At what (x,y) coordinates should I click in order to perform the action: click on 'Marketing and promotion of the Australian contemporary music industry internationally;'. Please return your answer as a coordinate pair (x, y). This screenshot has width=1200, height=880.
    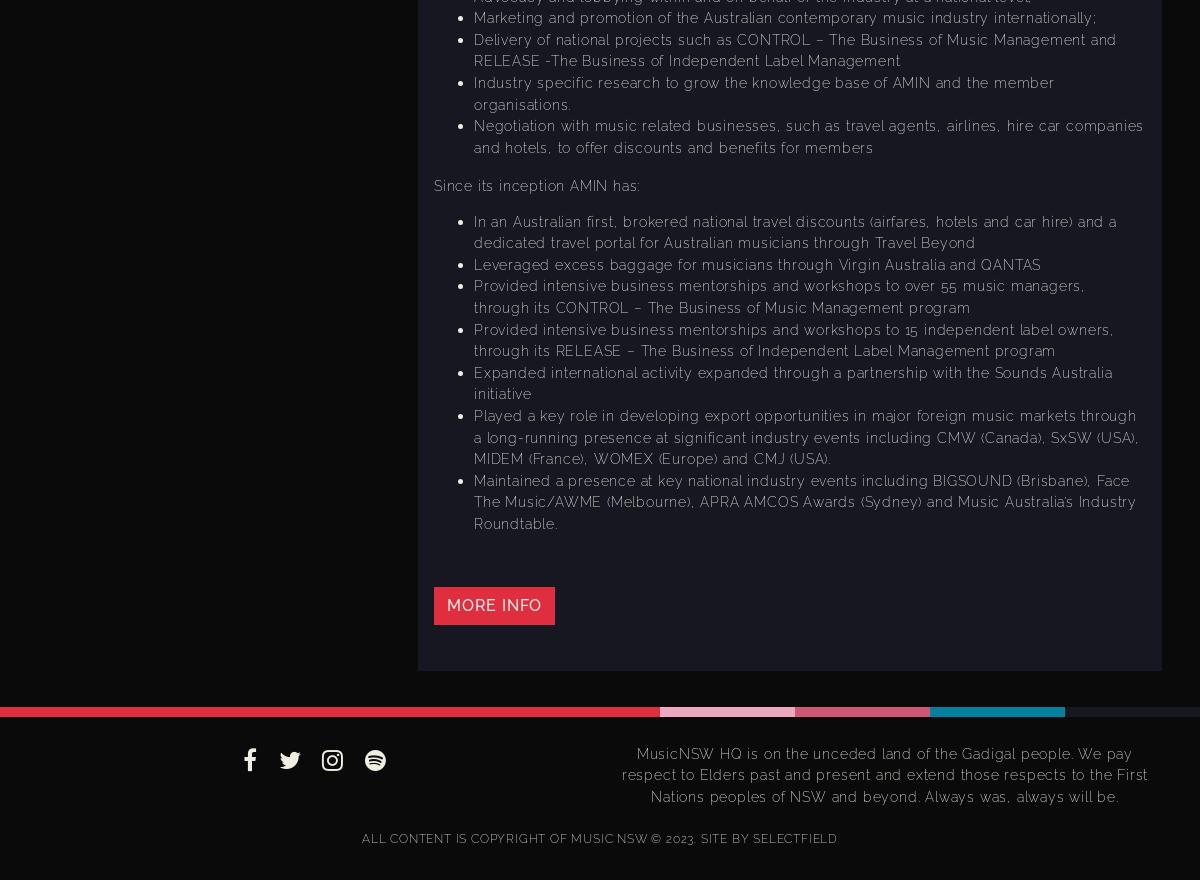
    Looking at the image, I should click on (783, 16).